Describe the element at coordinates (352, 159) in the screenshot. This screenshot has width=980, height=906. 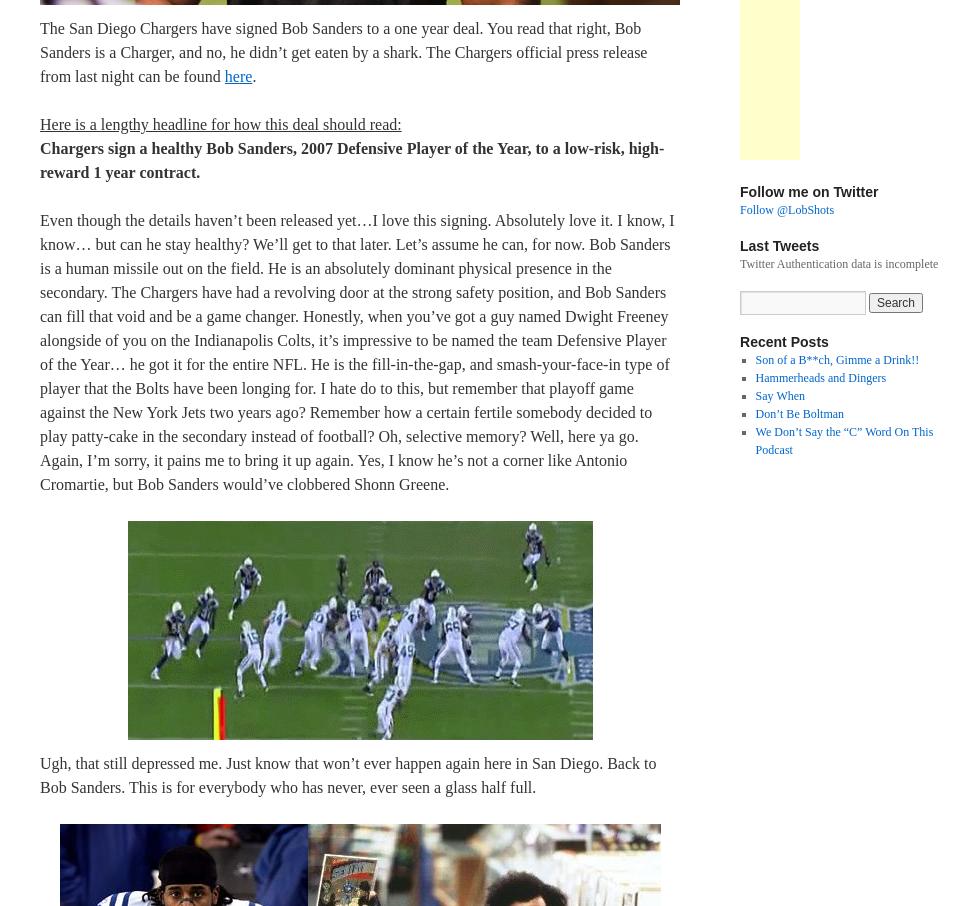
I see `'Chargers sign a healthy Bob Sanders, 2007 Defensive Player of the Year,  to a low-risk, high-reward 1 year contract.'` at that location.